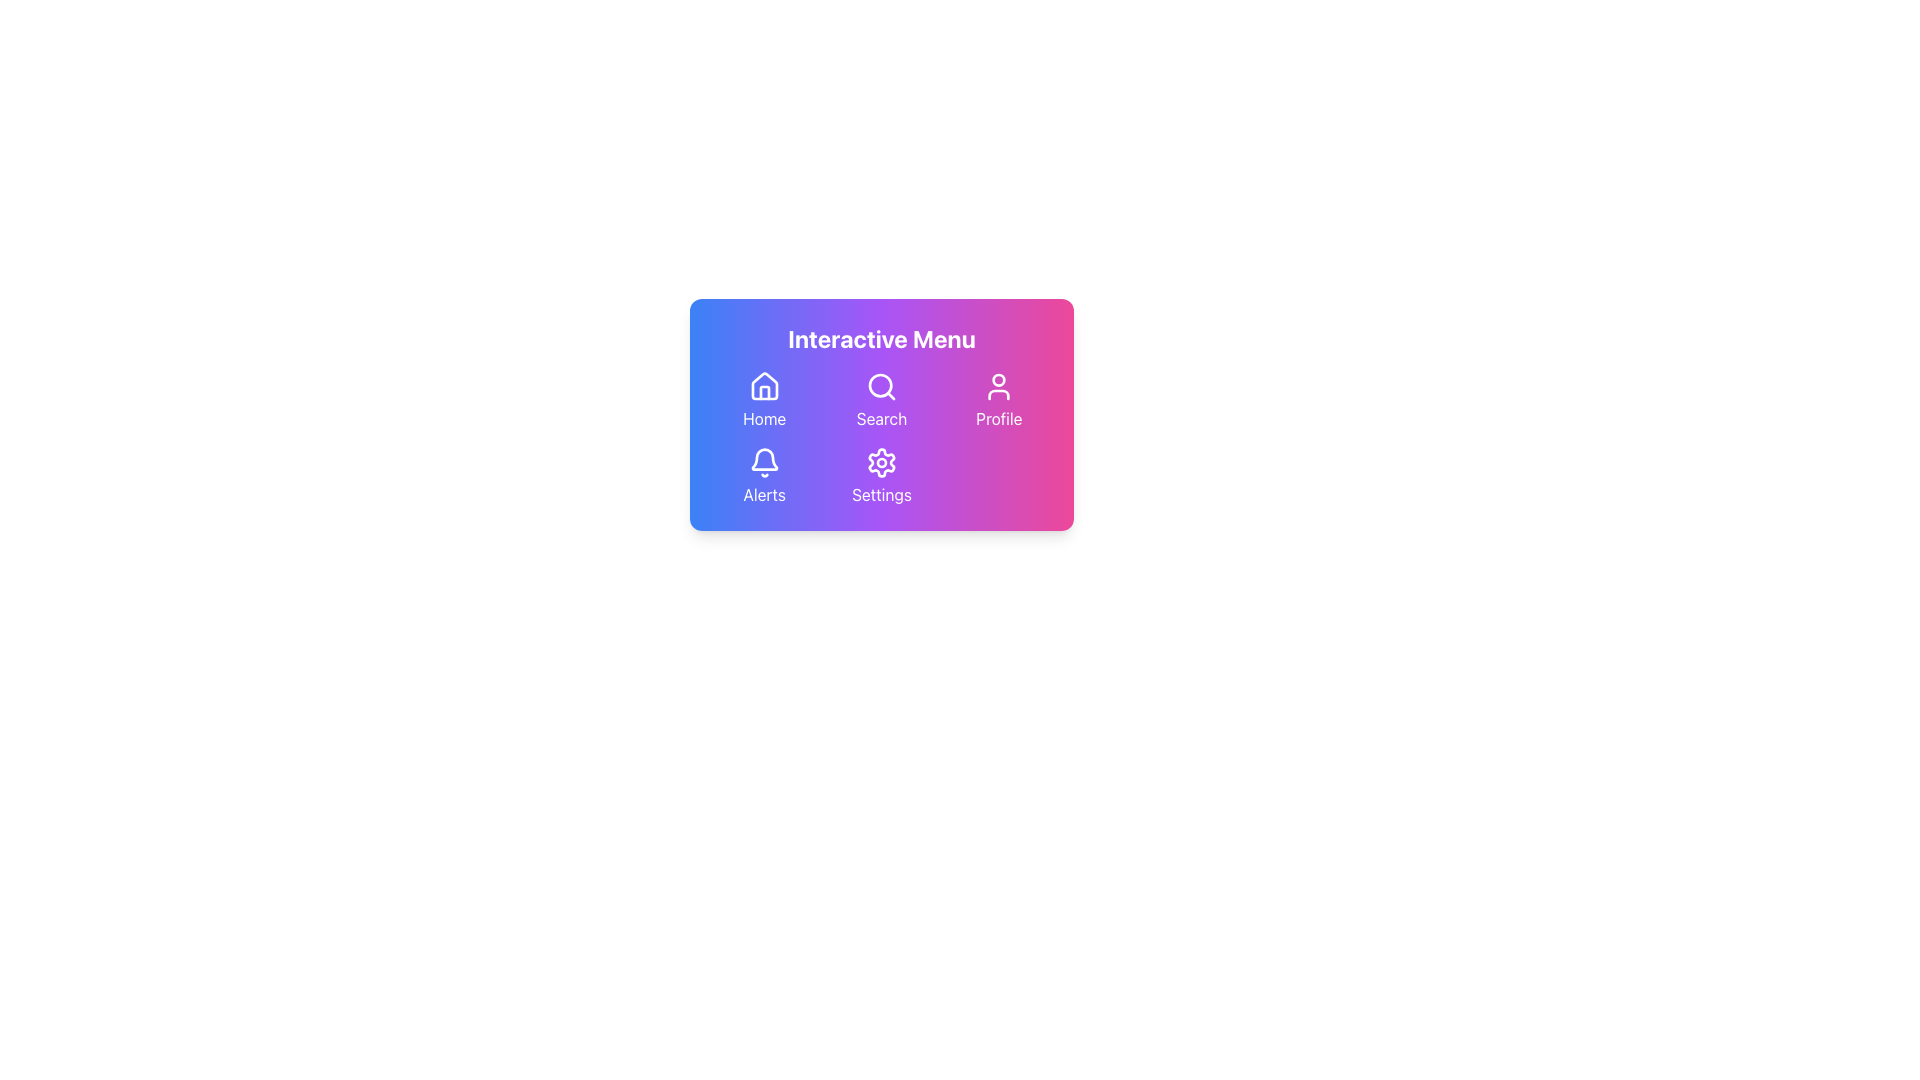 The width and height of the screenshot is (1920, 1080). What do you see at coordinates (881, 462) in the screenshot?
I see `the cogwheel-shaped icon representing the settings option, which is centrally aligned over the label 'Settings' in the interactive menu` at bounding box center [881, 462].